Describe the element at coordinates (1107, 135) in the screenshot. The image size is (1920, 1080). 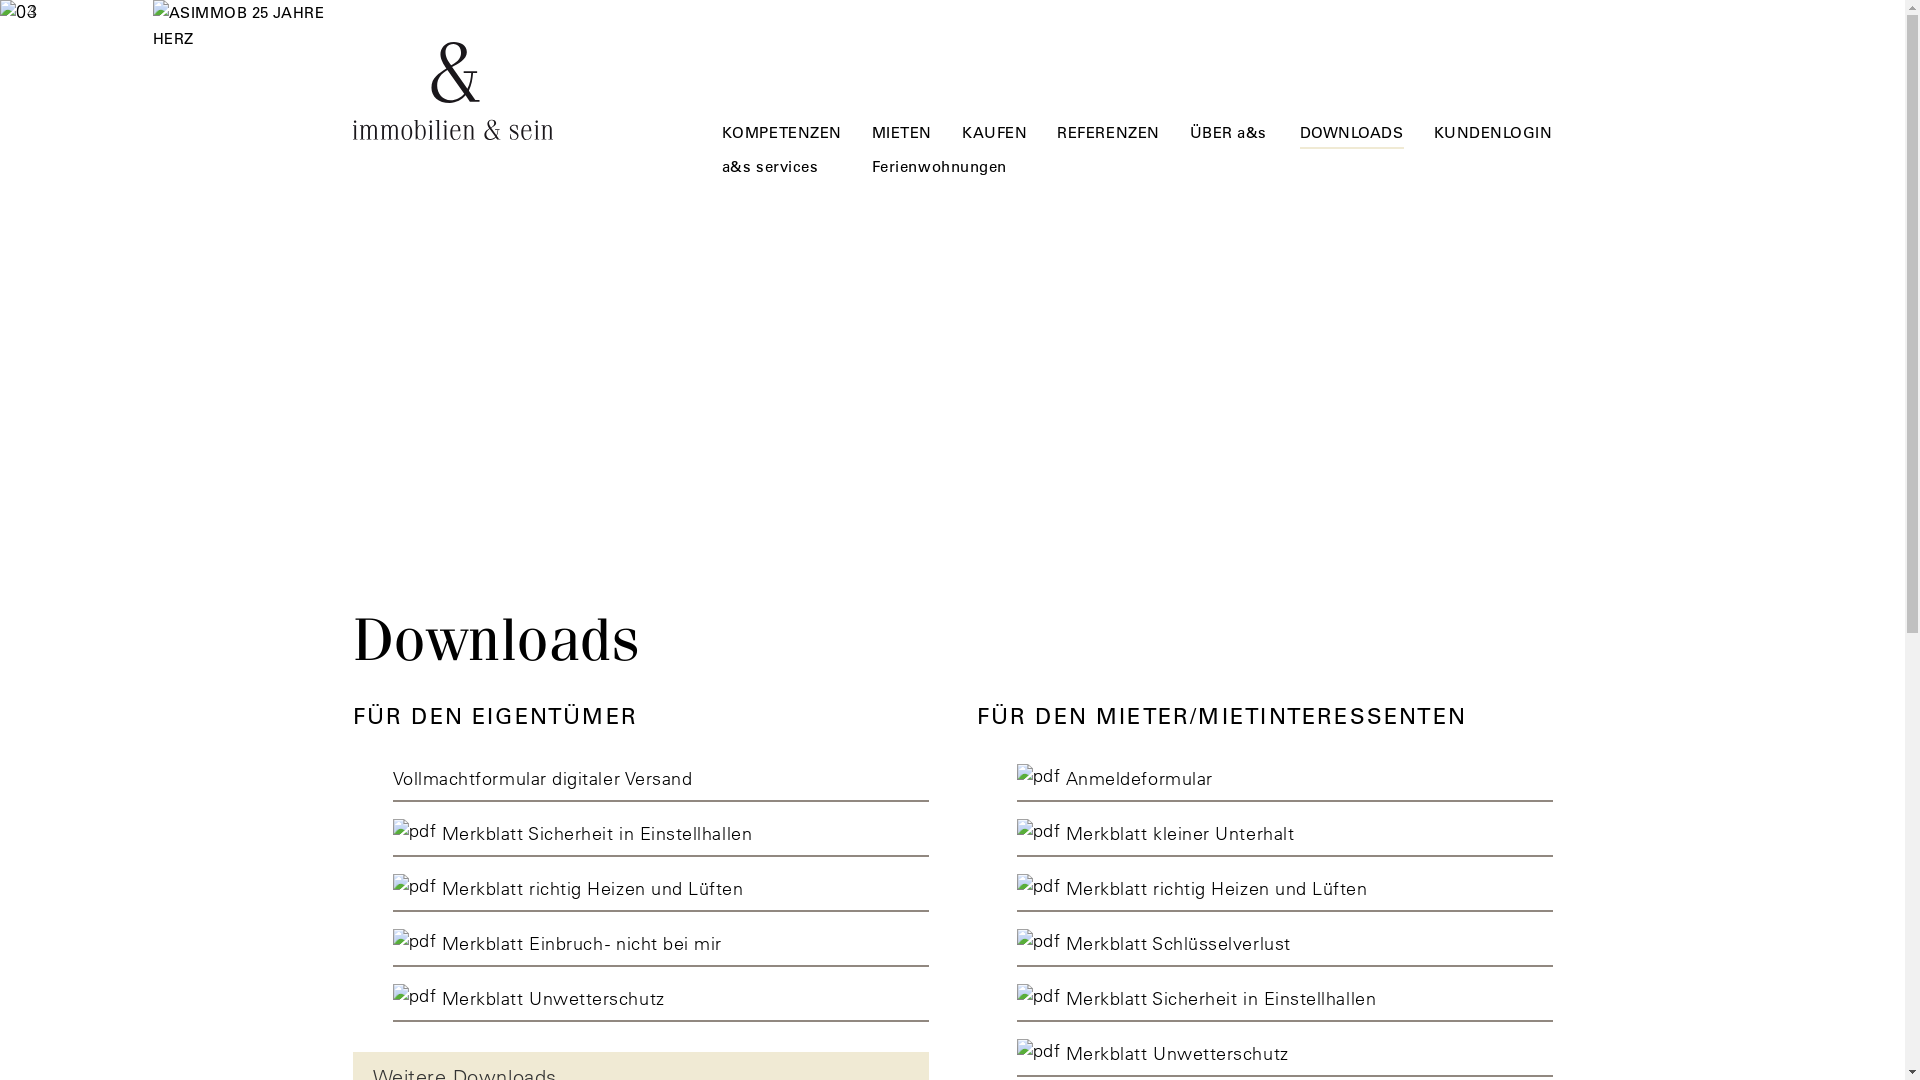
I see `'REFERENZEN'` at that location.